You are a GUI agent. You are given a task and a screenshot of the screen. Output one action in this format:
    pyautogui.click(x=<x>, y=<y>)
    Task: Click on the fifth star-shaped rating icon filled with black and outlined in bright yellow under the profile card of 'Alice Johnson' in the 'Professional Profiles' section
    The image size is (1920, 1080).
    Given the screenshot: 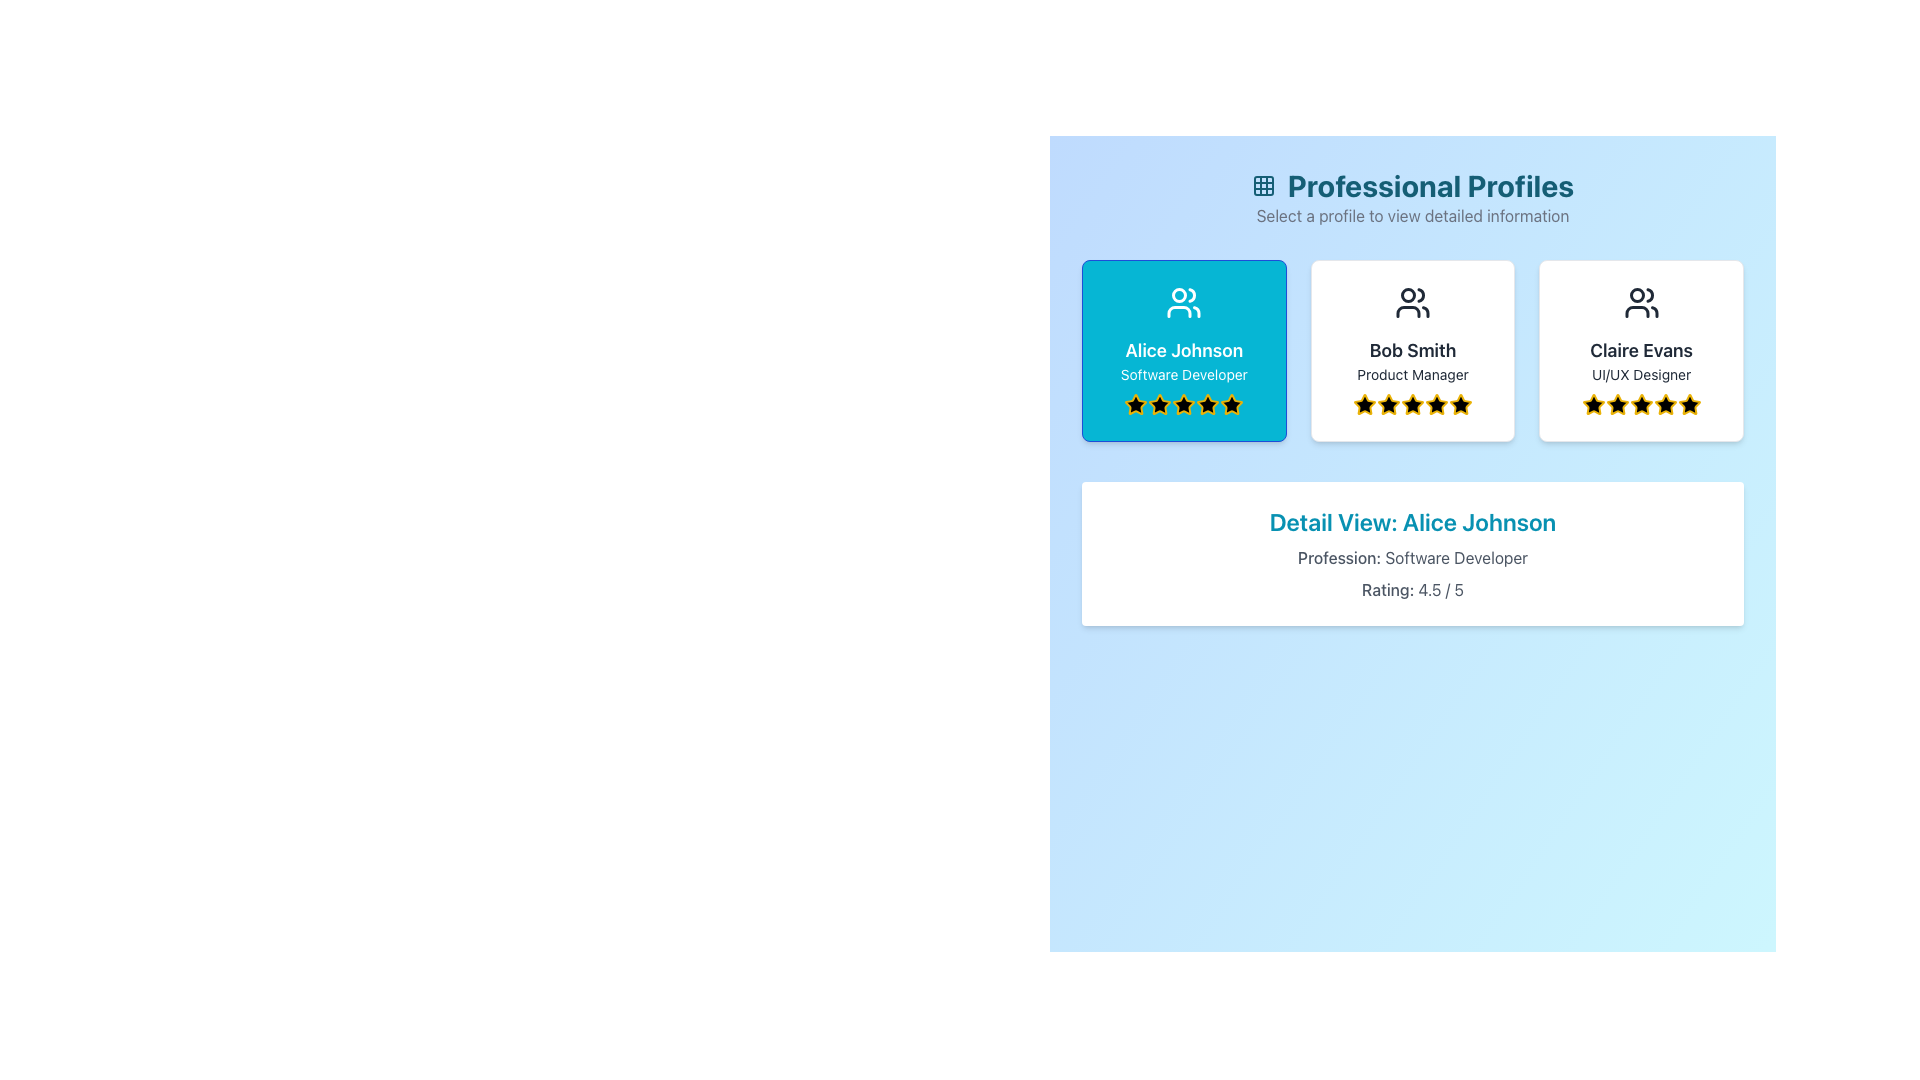 What is the action you would take?
    pyautogui.click(x=1231, y=404)
    